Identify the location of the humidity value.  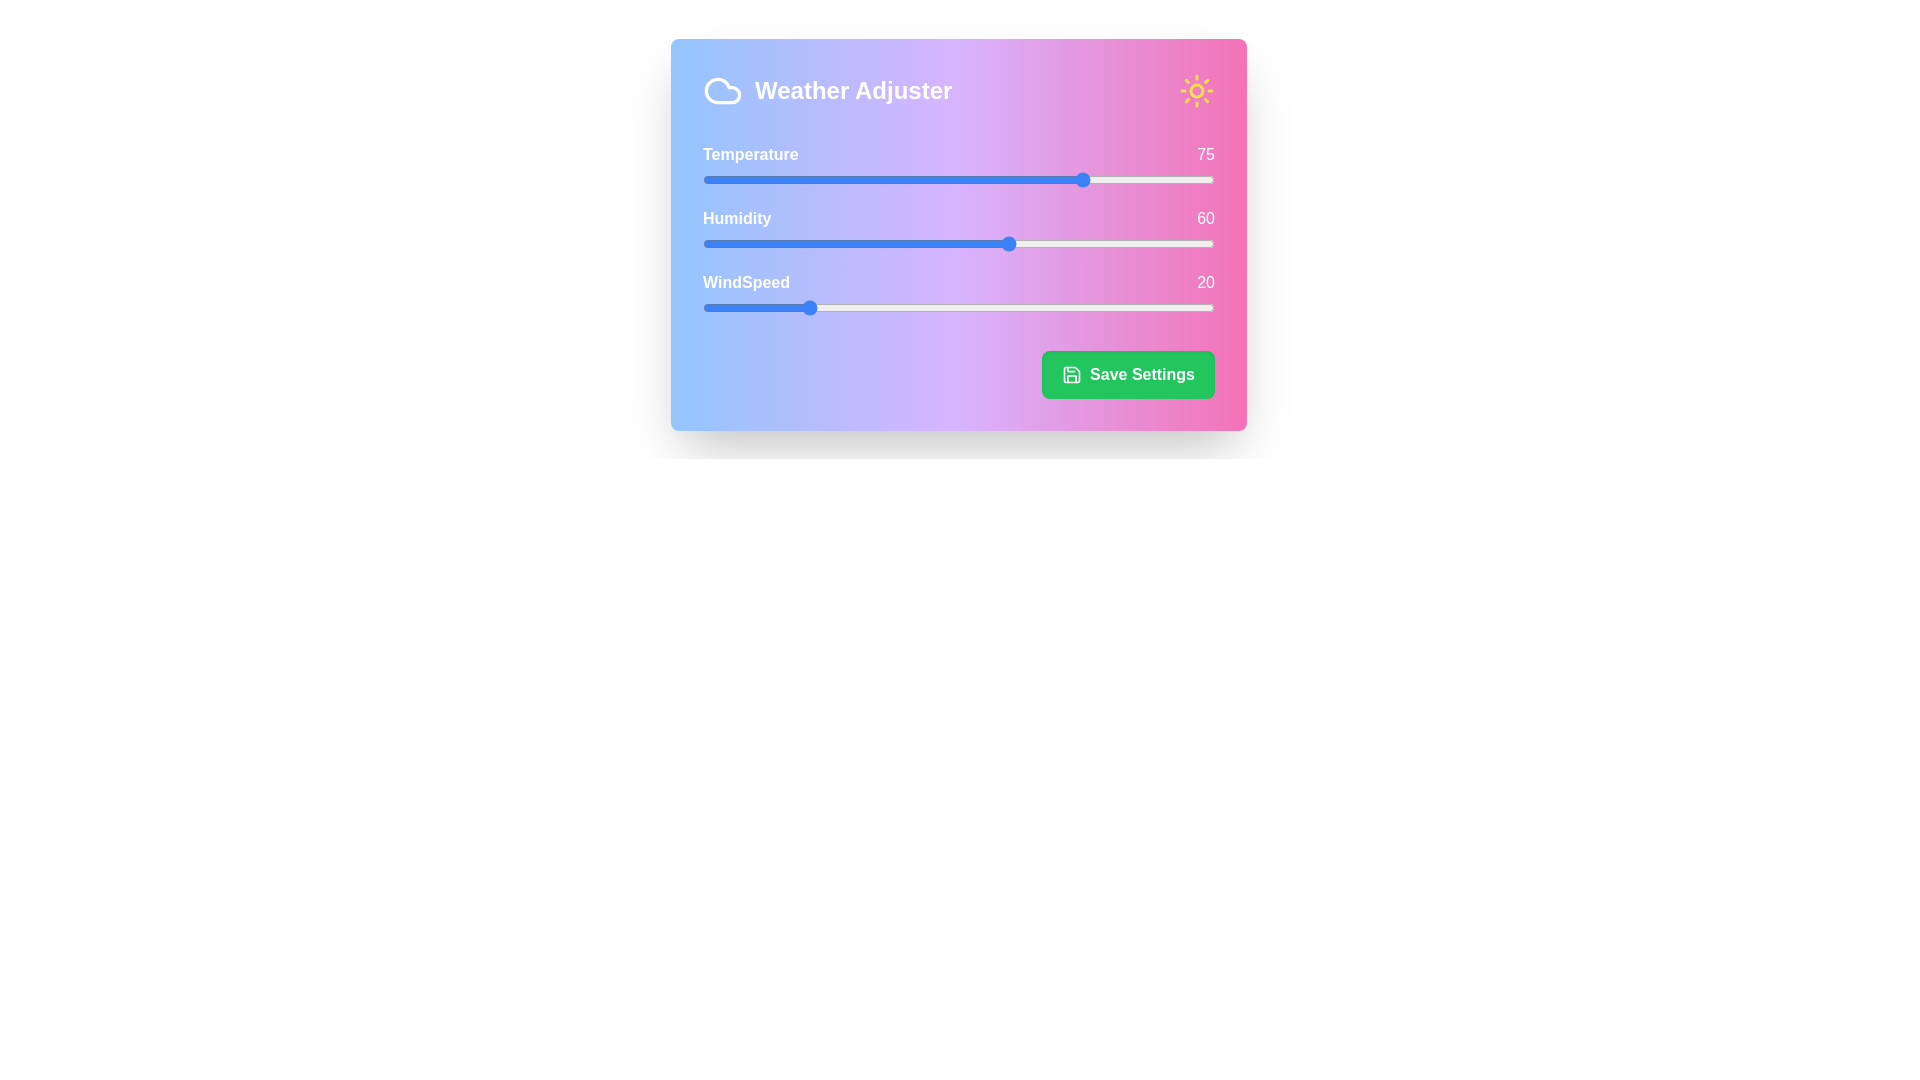
(1158, 242).